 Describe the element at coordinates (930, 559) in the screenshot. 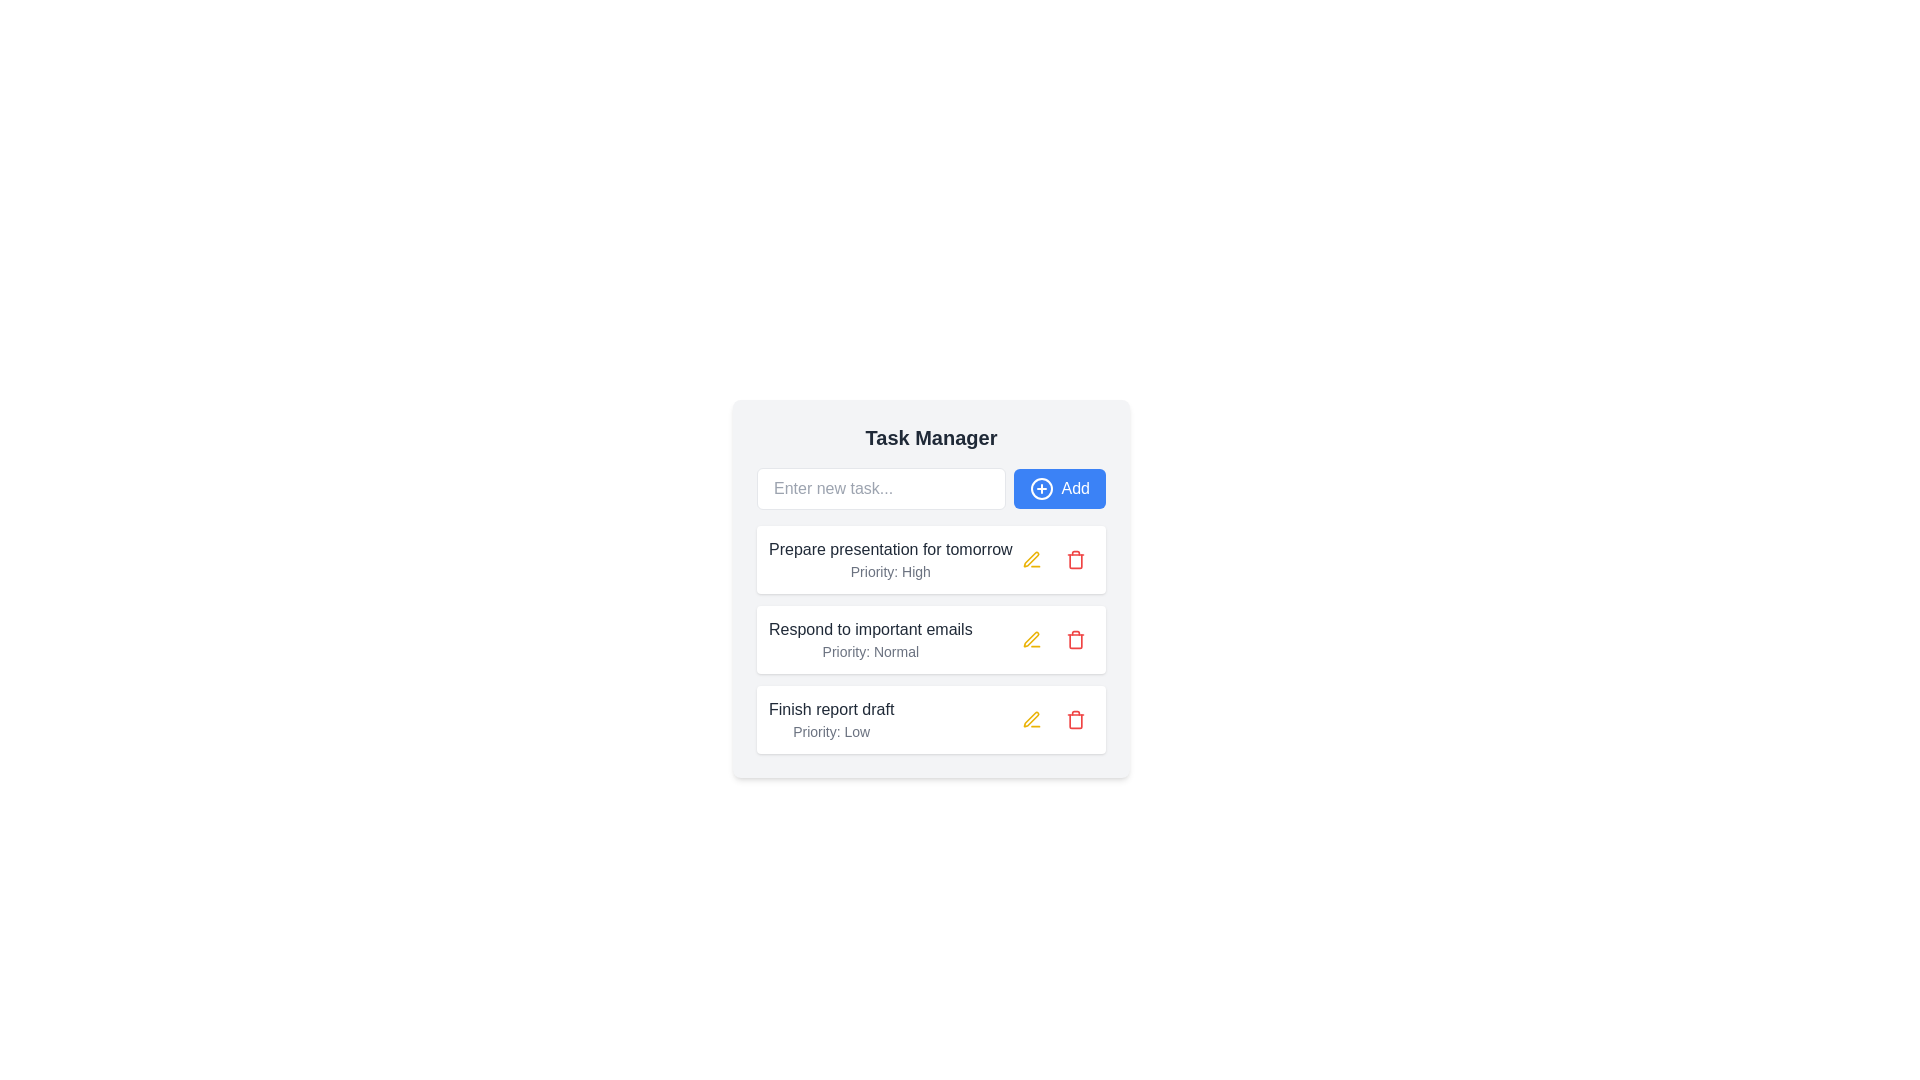

I see `the task card representing a specific task item in the task manager` at that location.